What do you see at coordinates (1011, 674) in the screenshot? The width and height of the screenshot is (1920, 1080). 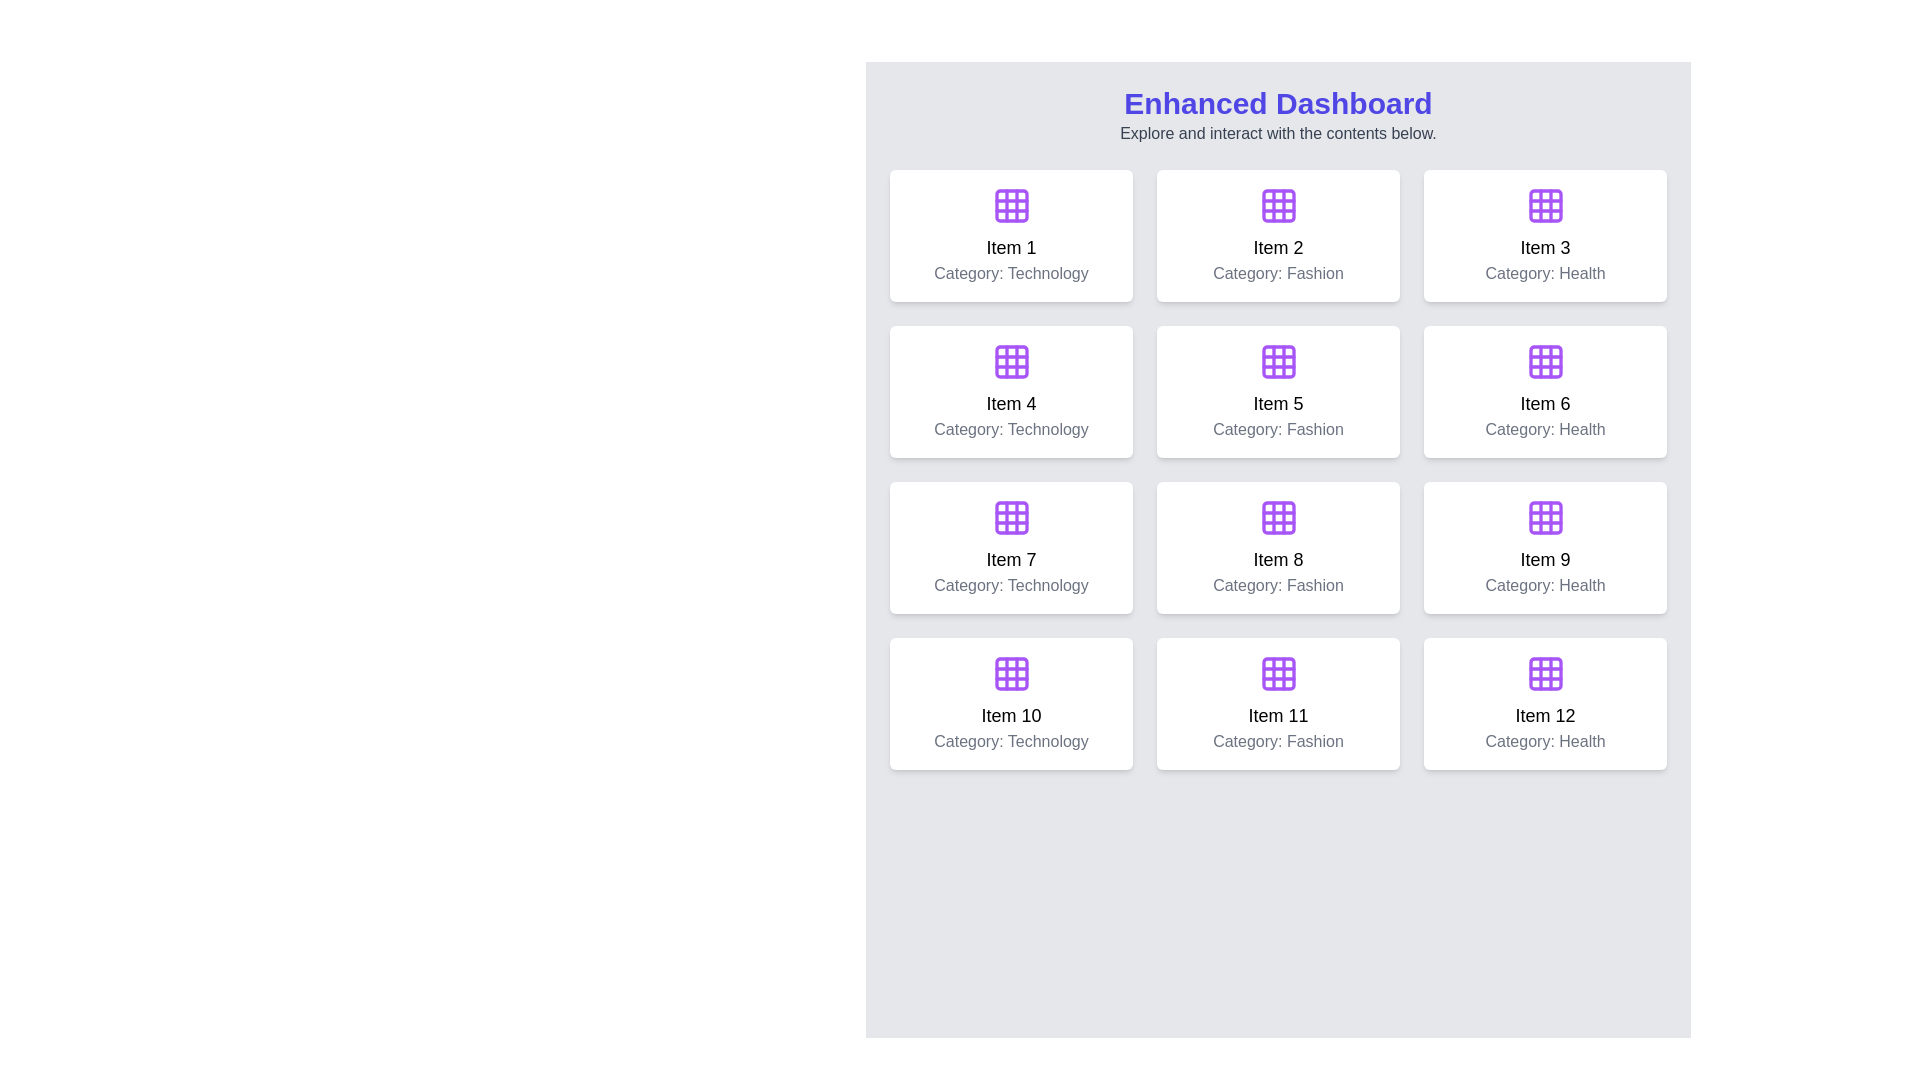 I see `the Icon (svg) representing the grid or categorization concept on the item card labeled 'Item 10', located in the third row and first column of the grid layout` at bounding box center [1011, 674].